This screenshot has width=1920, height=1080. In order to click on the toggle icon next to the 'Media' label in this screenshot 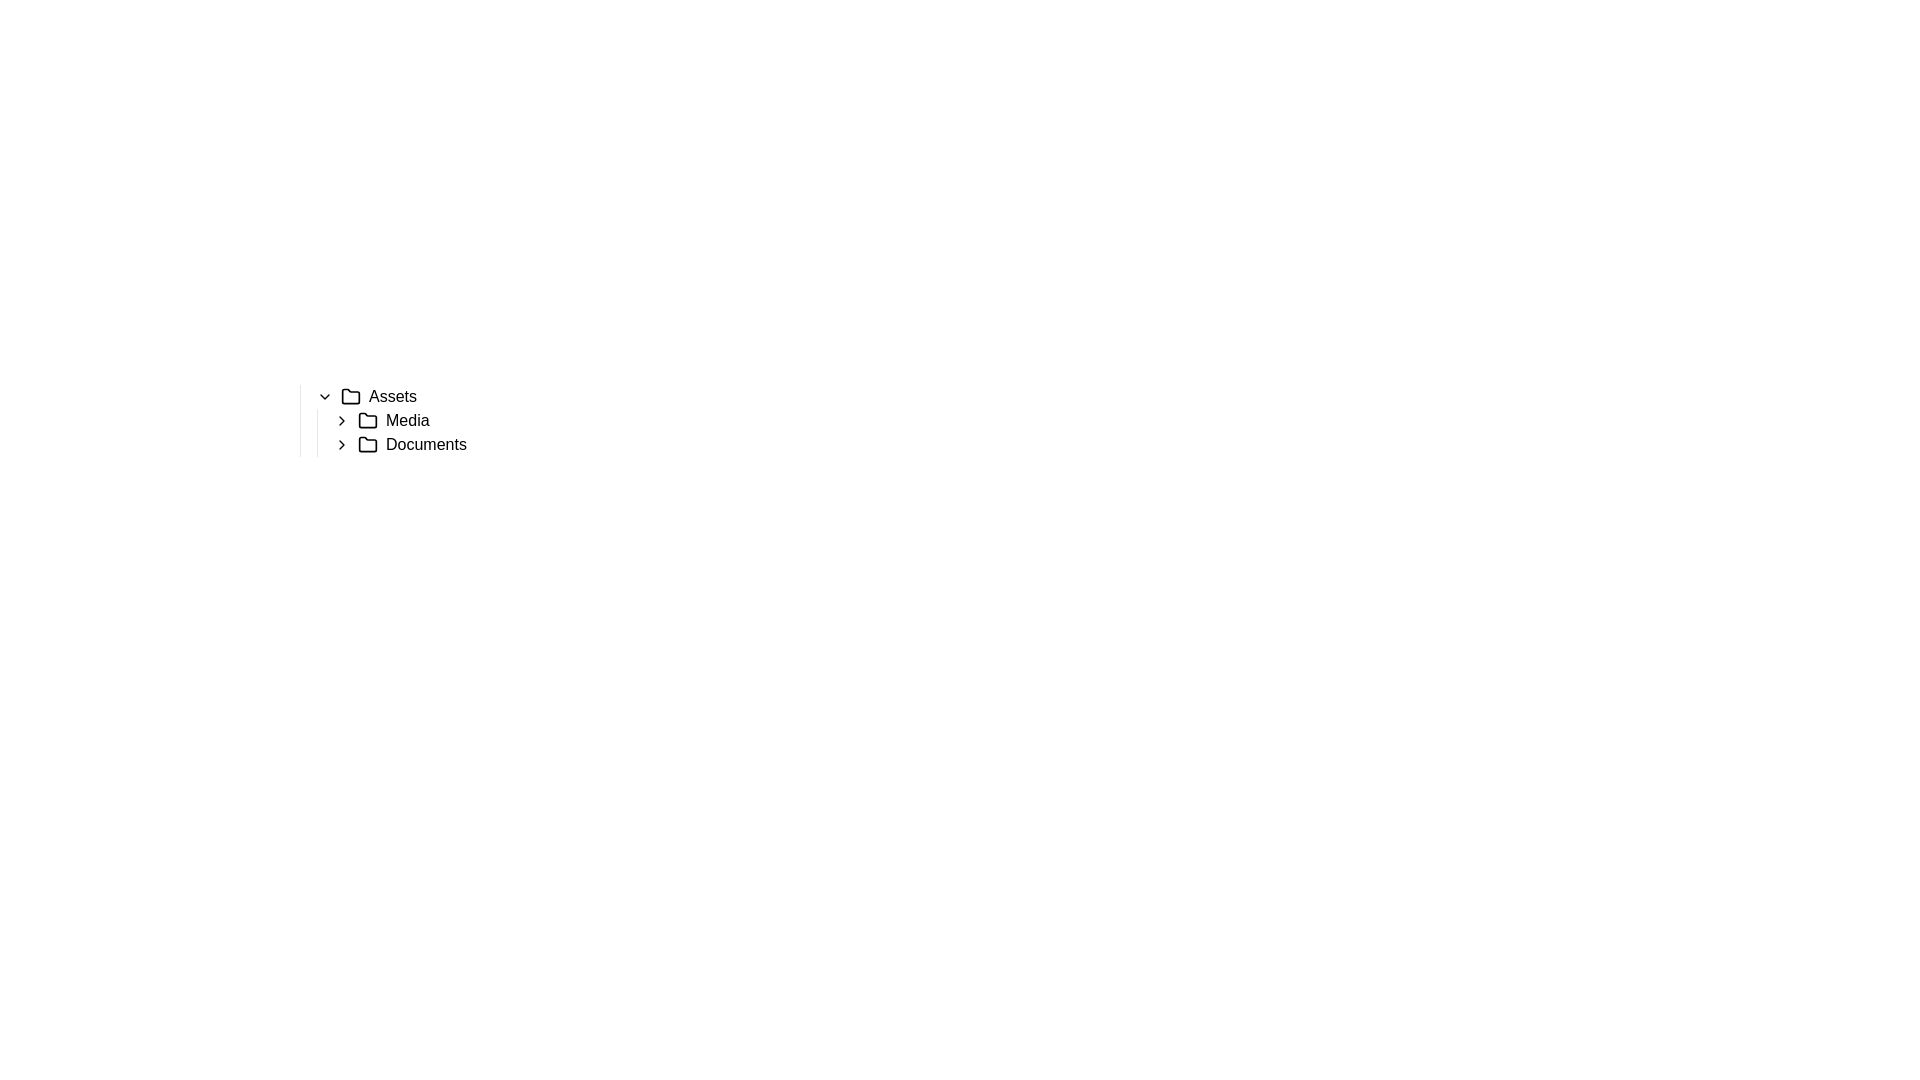, I will do `click(341, 419)`.